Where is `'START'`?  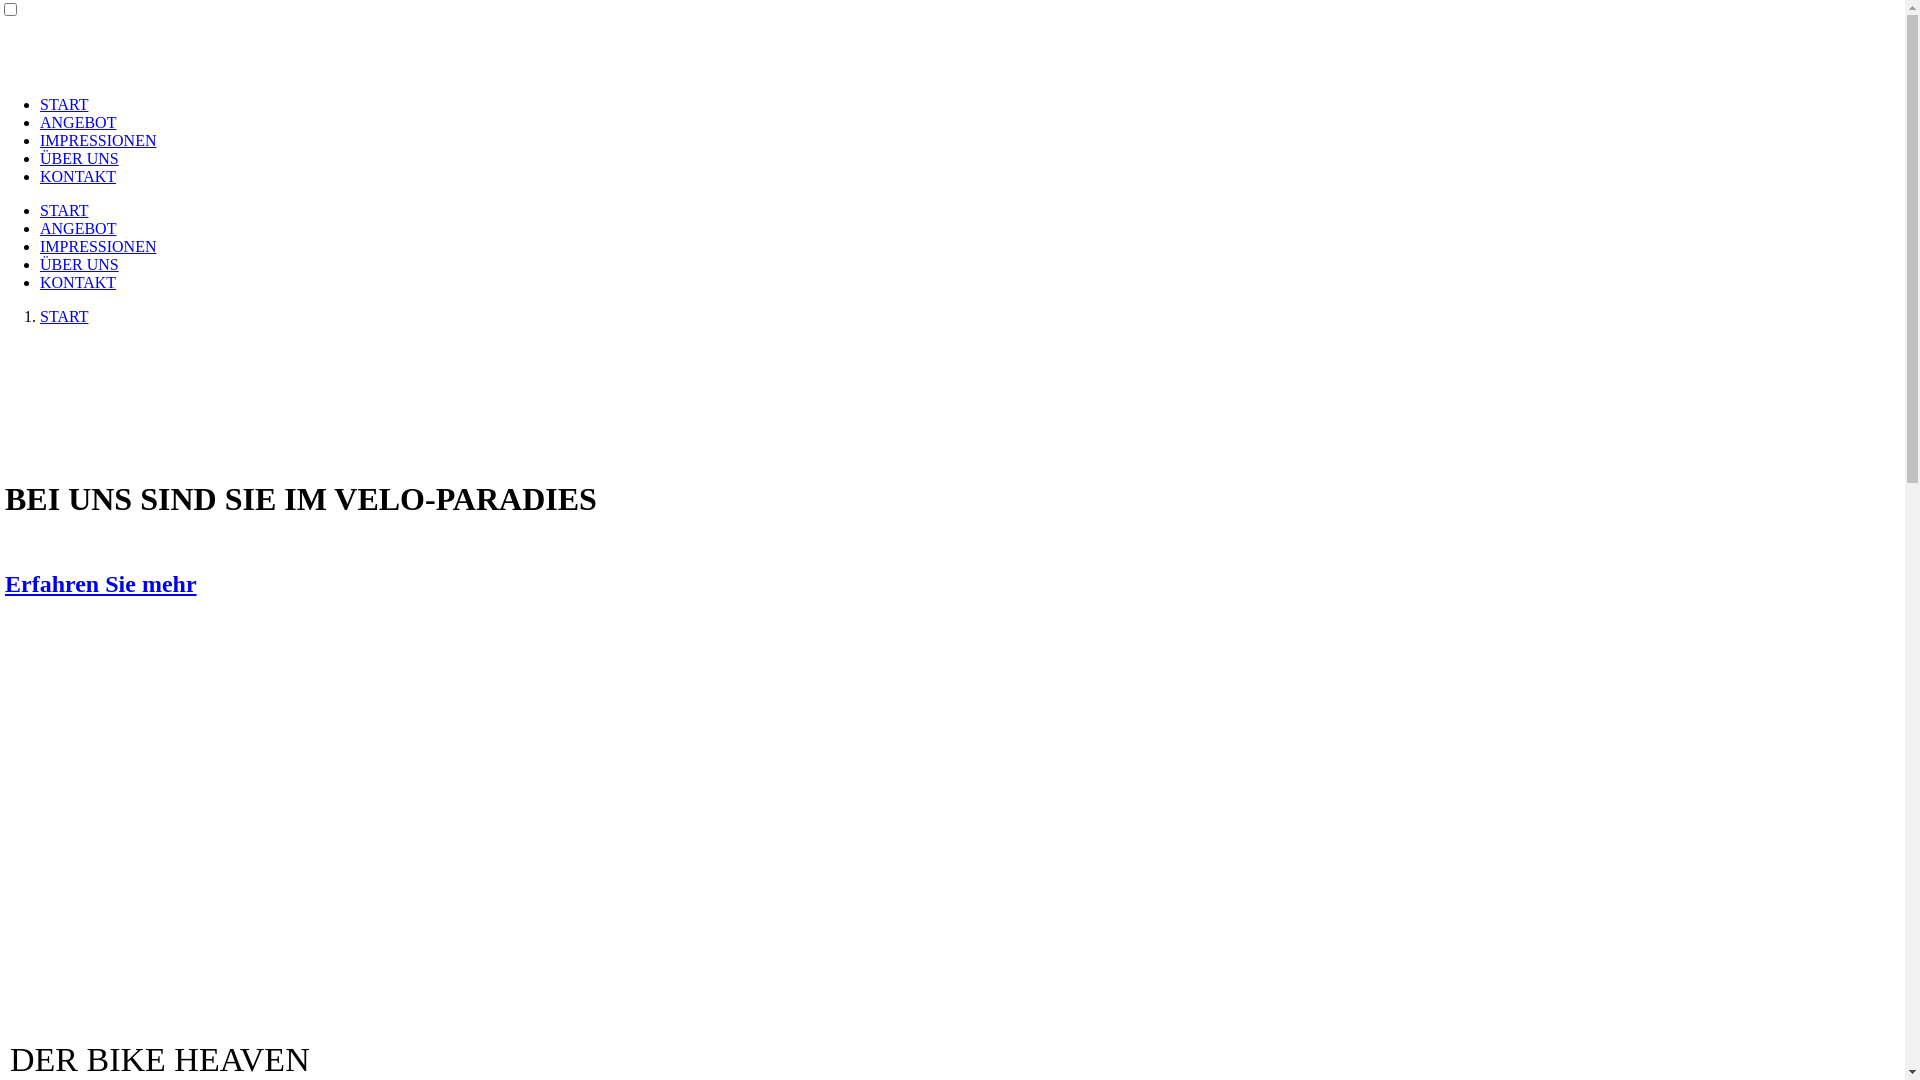
'START' is located at coordinates (39, 210).